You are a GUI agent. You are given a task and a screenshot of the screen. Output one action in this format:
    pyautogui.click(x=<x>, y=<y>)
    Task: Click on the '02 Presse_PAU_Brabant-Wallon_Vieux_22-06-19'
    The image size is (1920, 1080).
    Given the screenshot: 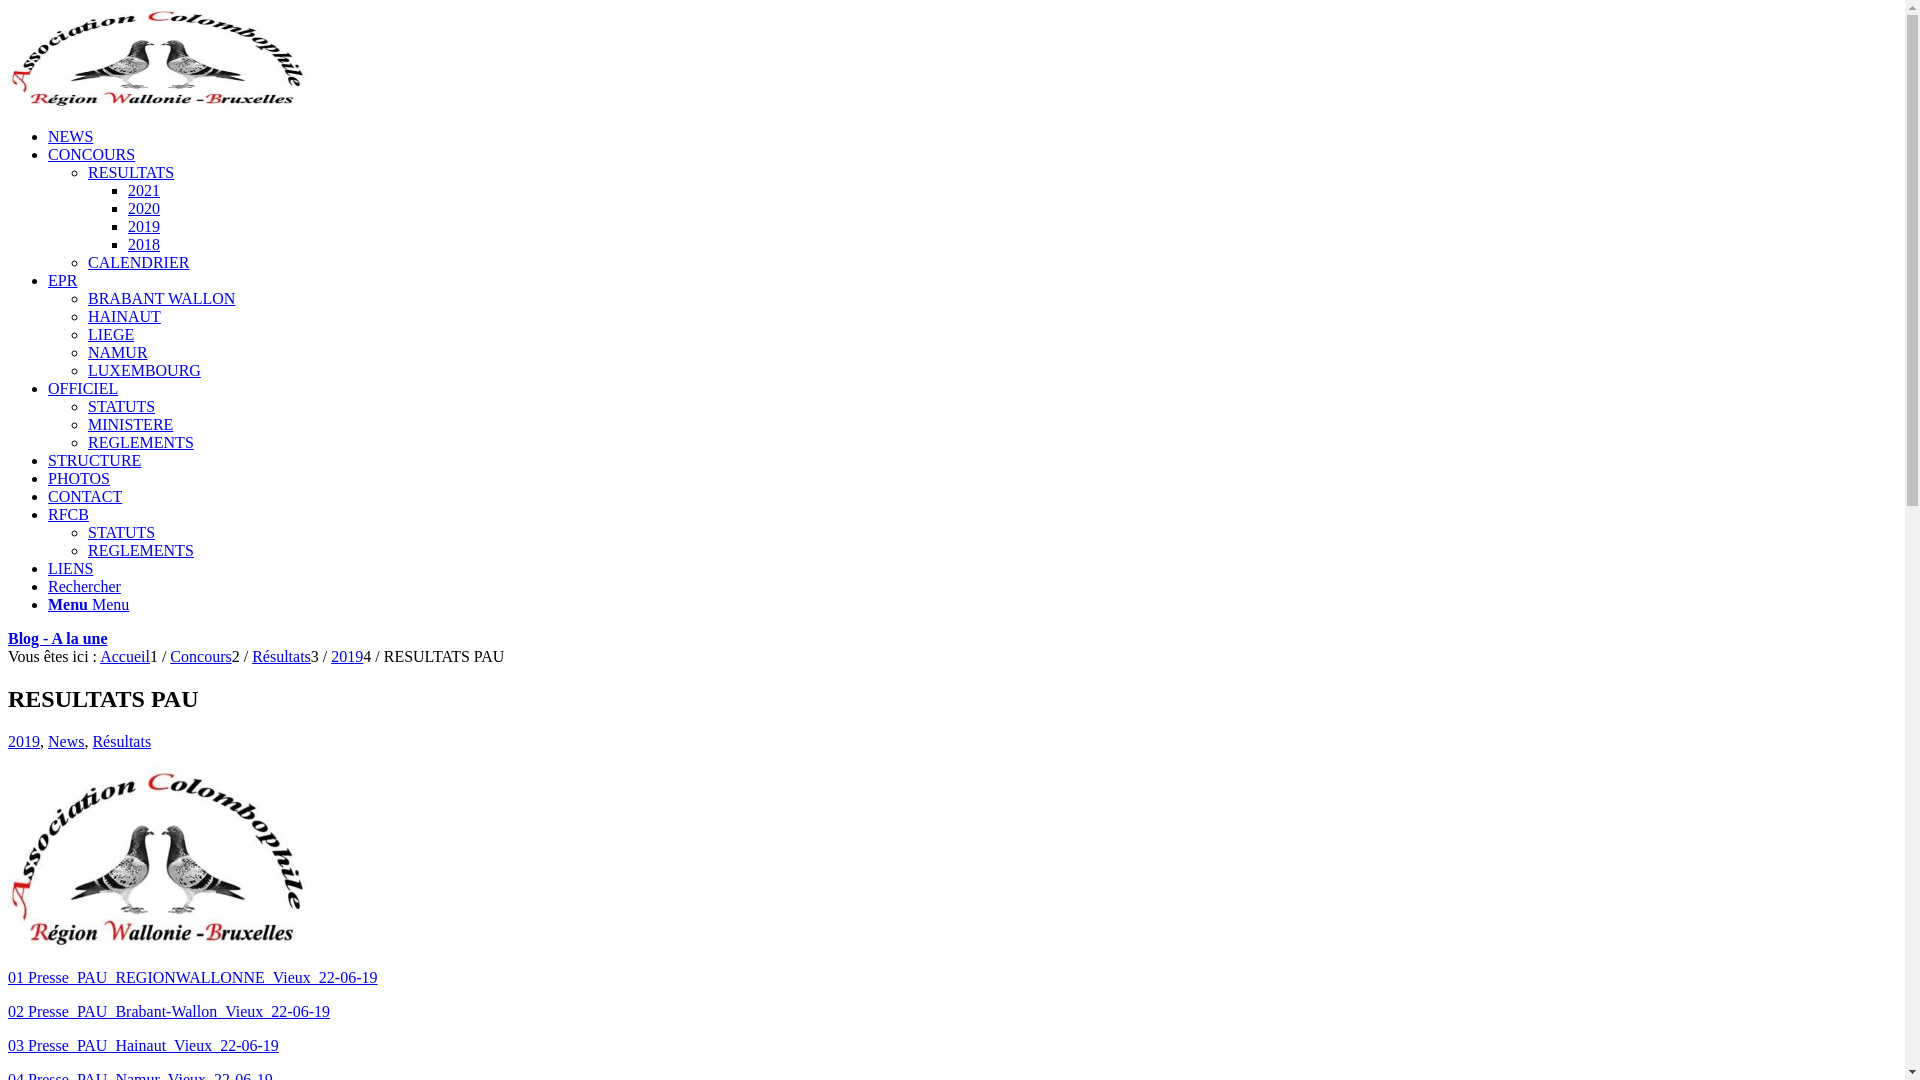 What is the action you would take?
    pyautogui.click(x=8, y=1011)
    